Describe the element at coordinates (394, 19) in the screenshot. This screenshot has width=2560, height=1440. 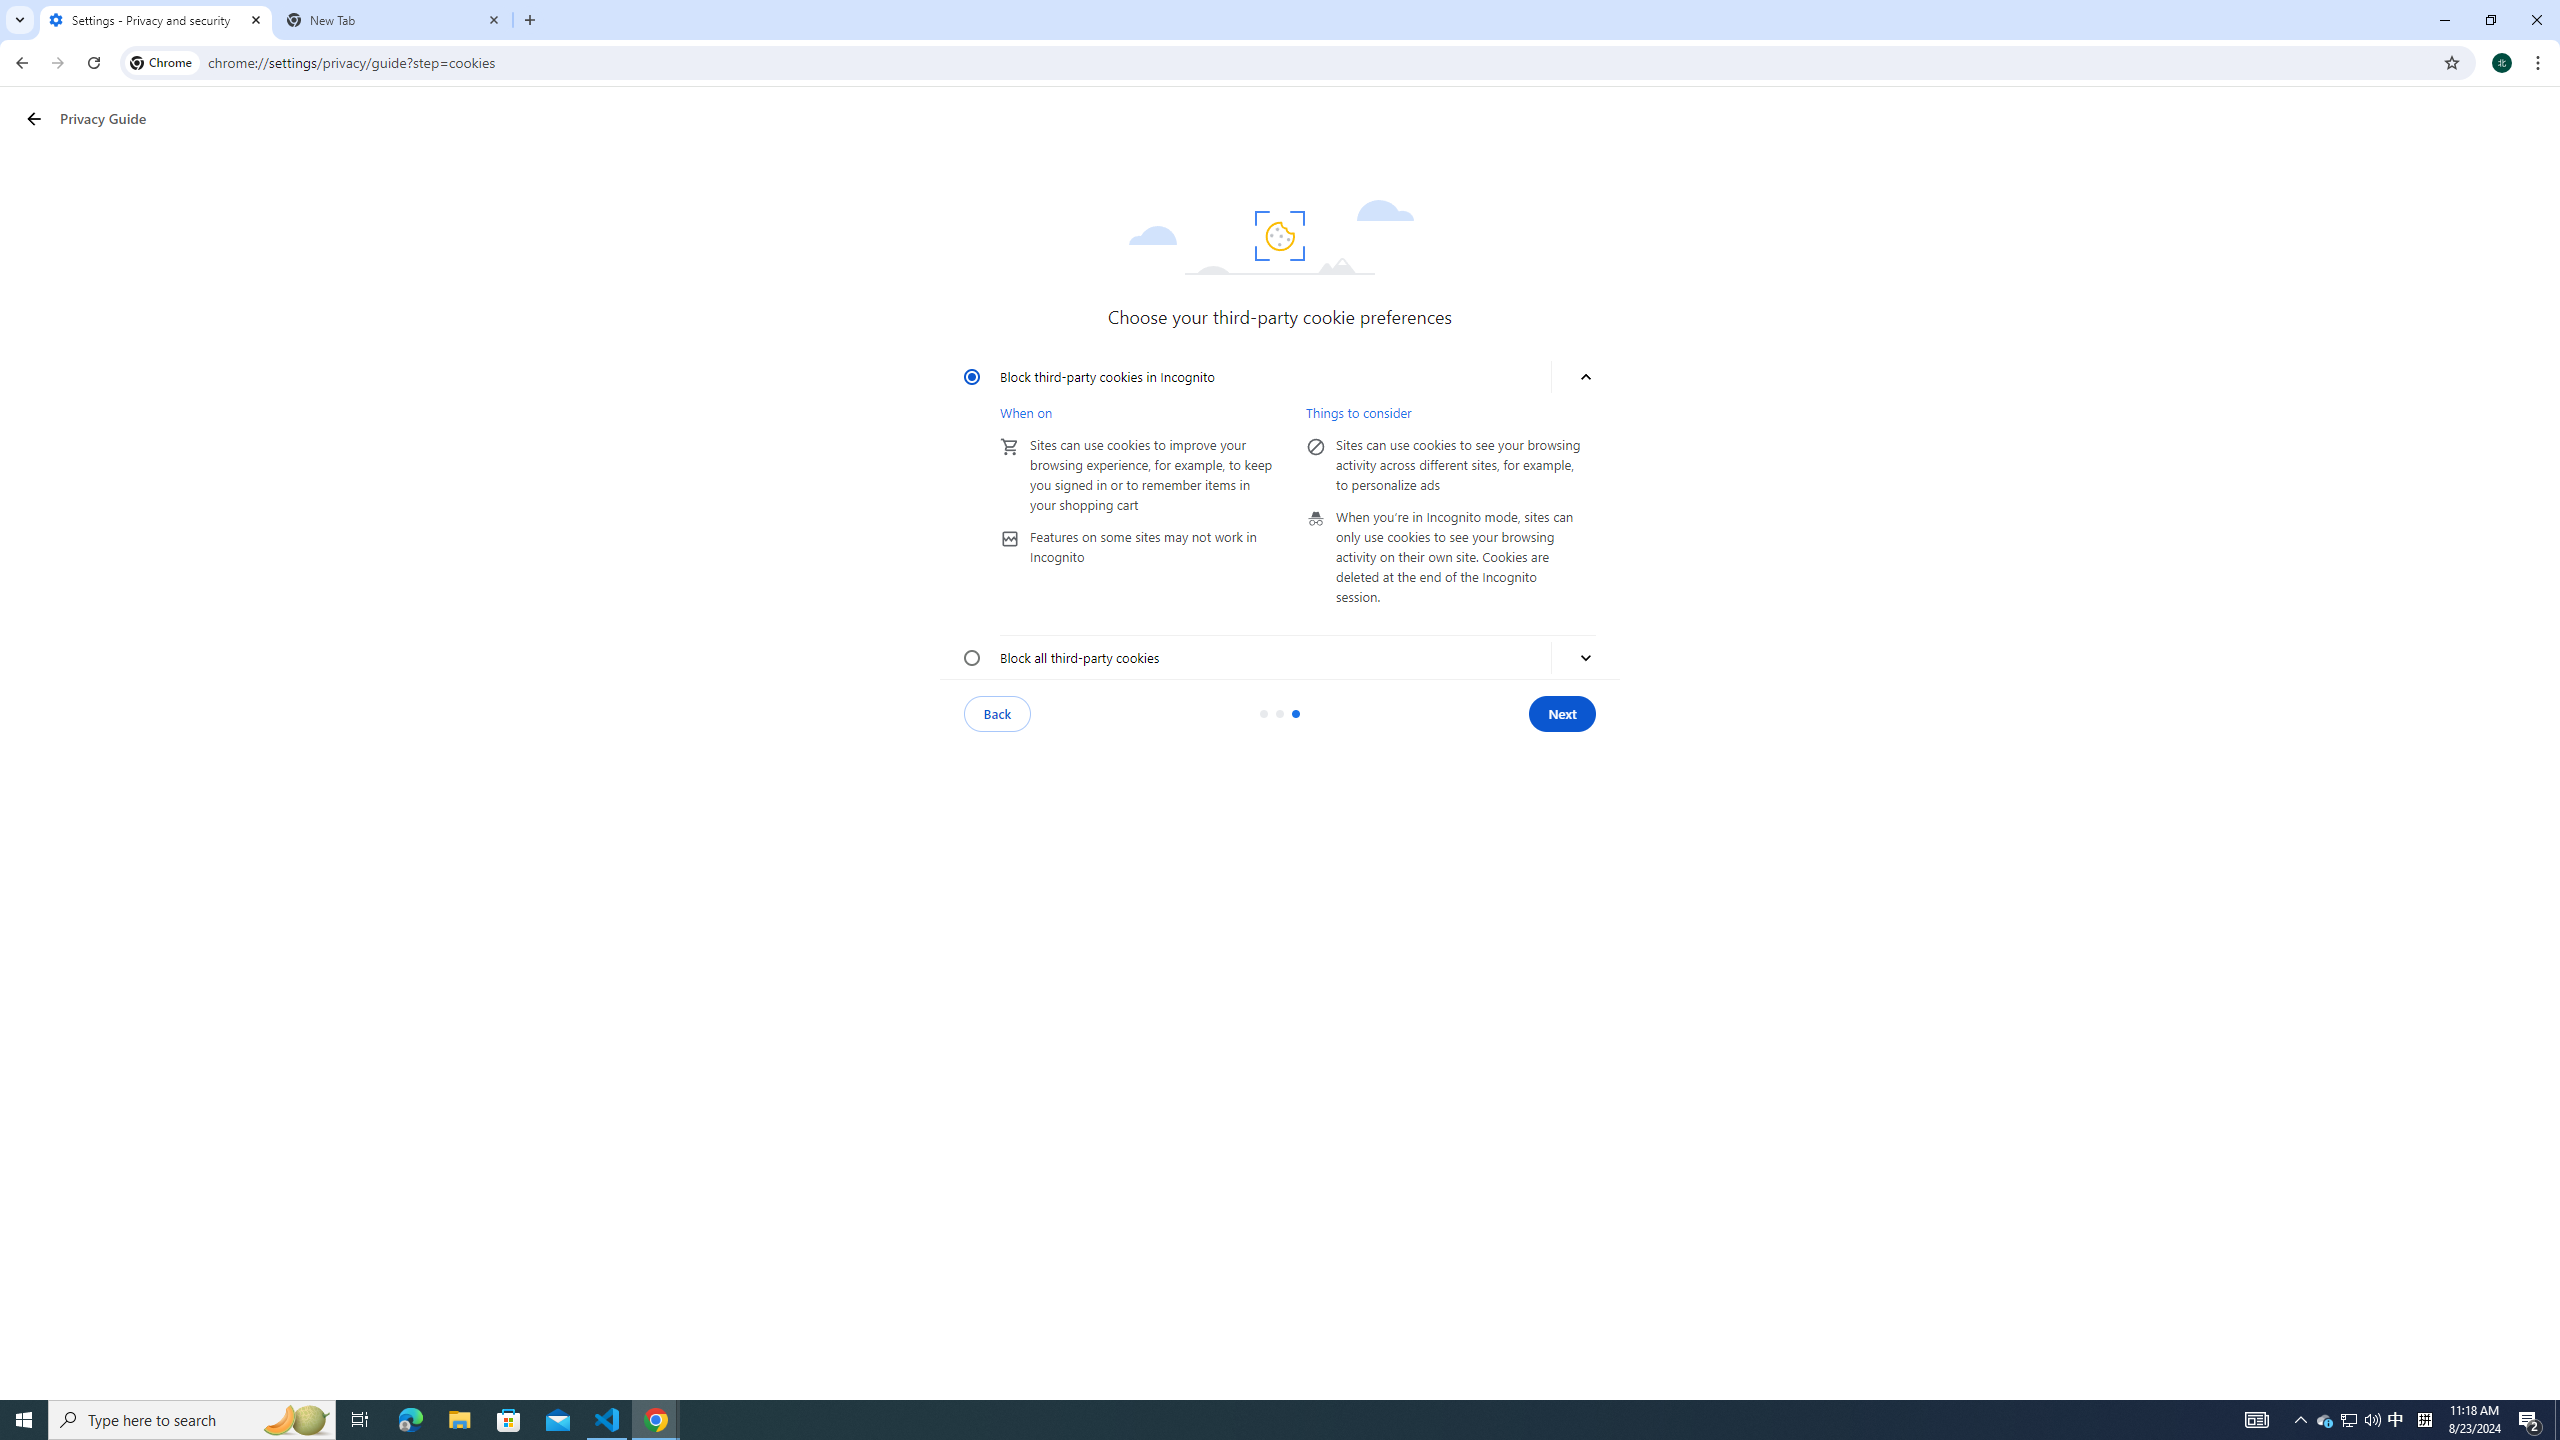
I see `'New Tab'` at that location.